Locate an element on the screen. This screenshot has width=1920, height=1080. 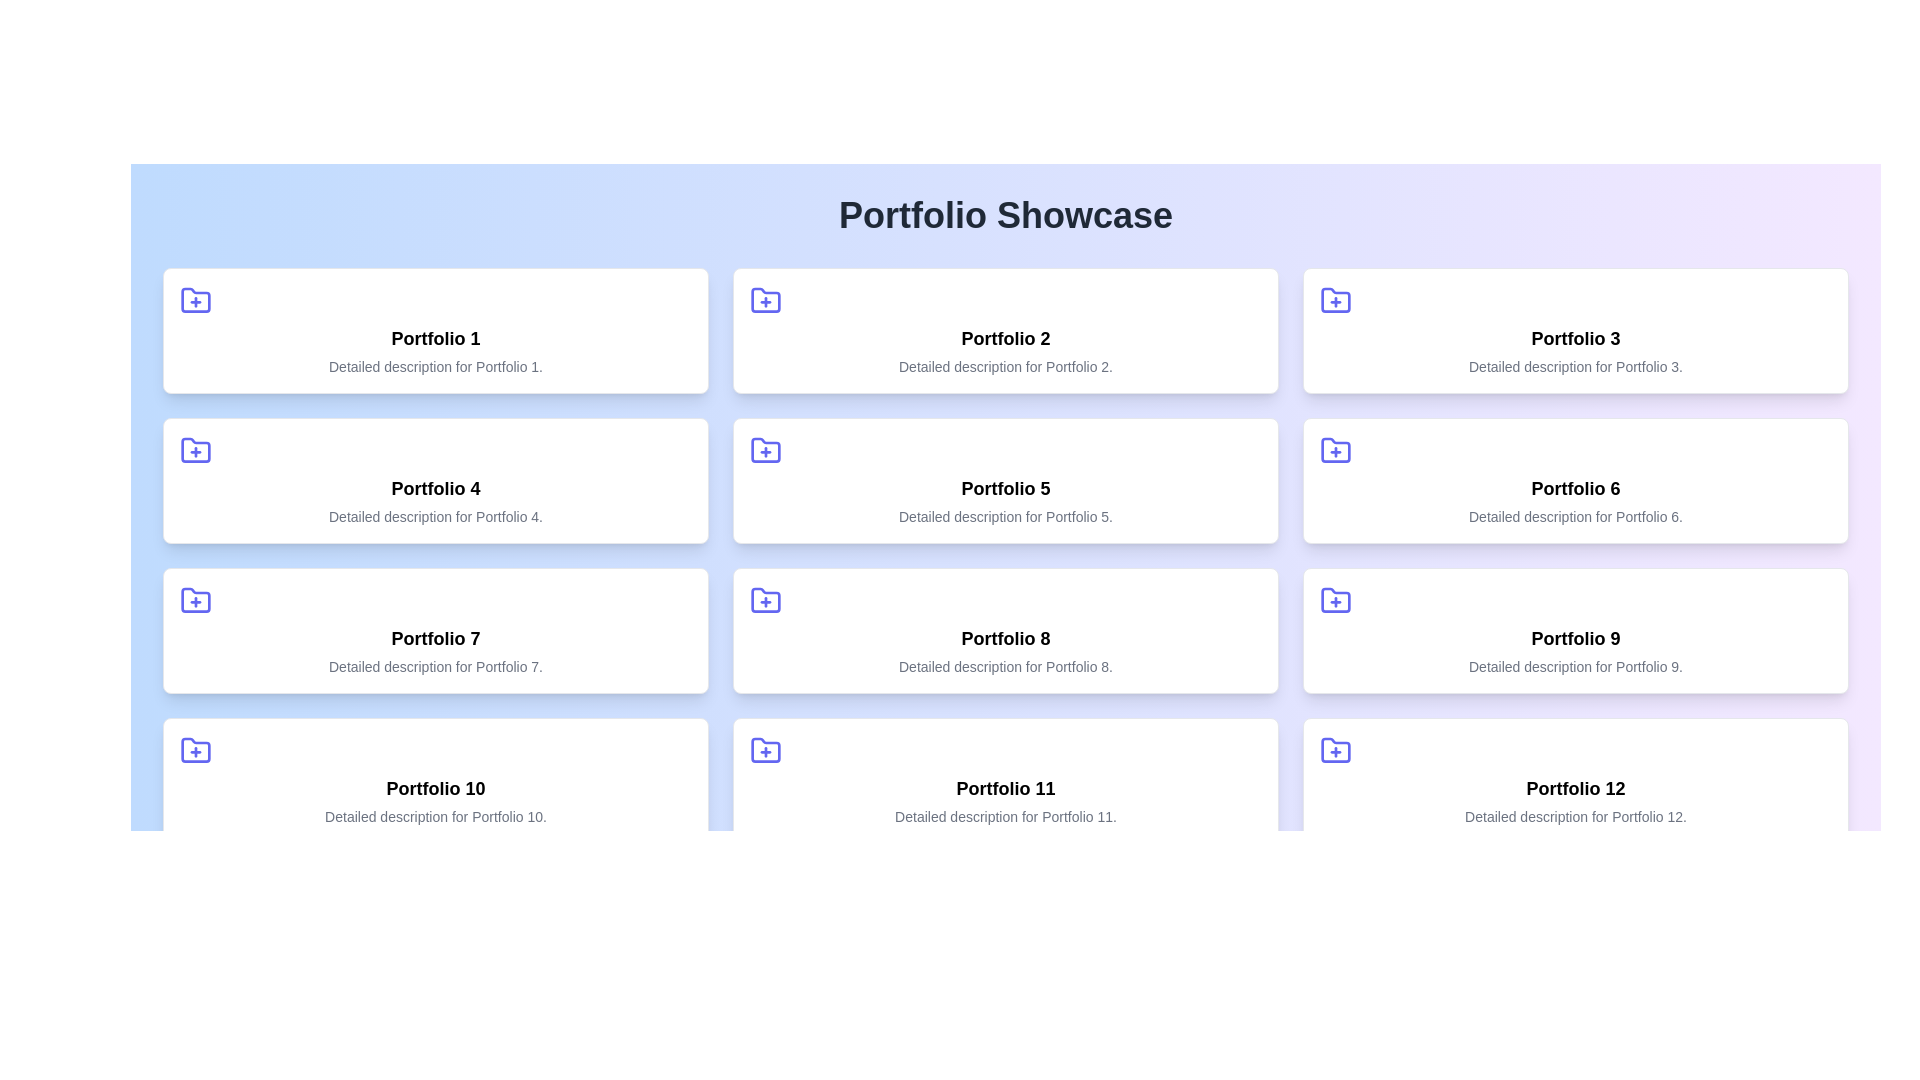
the explanatory text element located immediately below the title 'Portfolio 3' in the card for Portfolio 3 is located at coordinates (1574, 366).